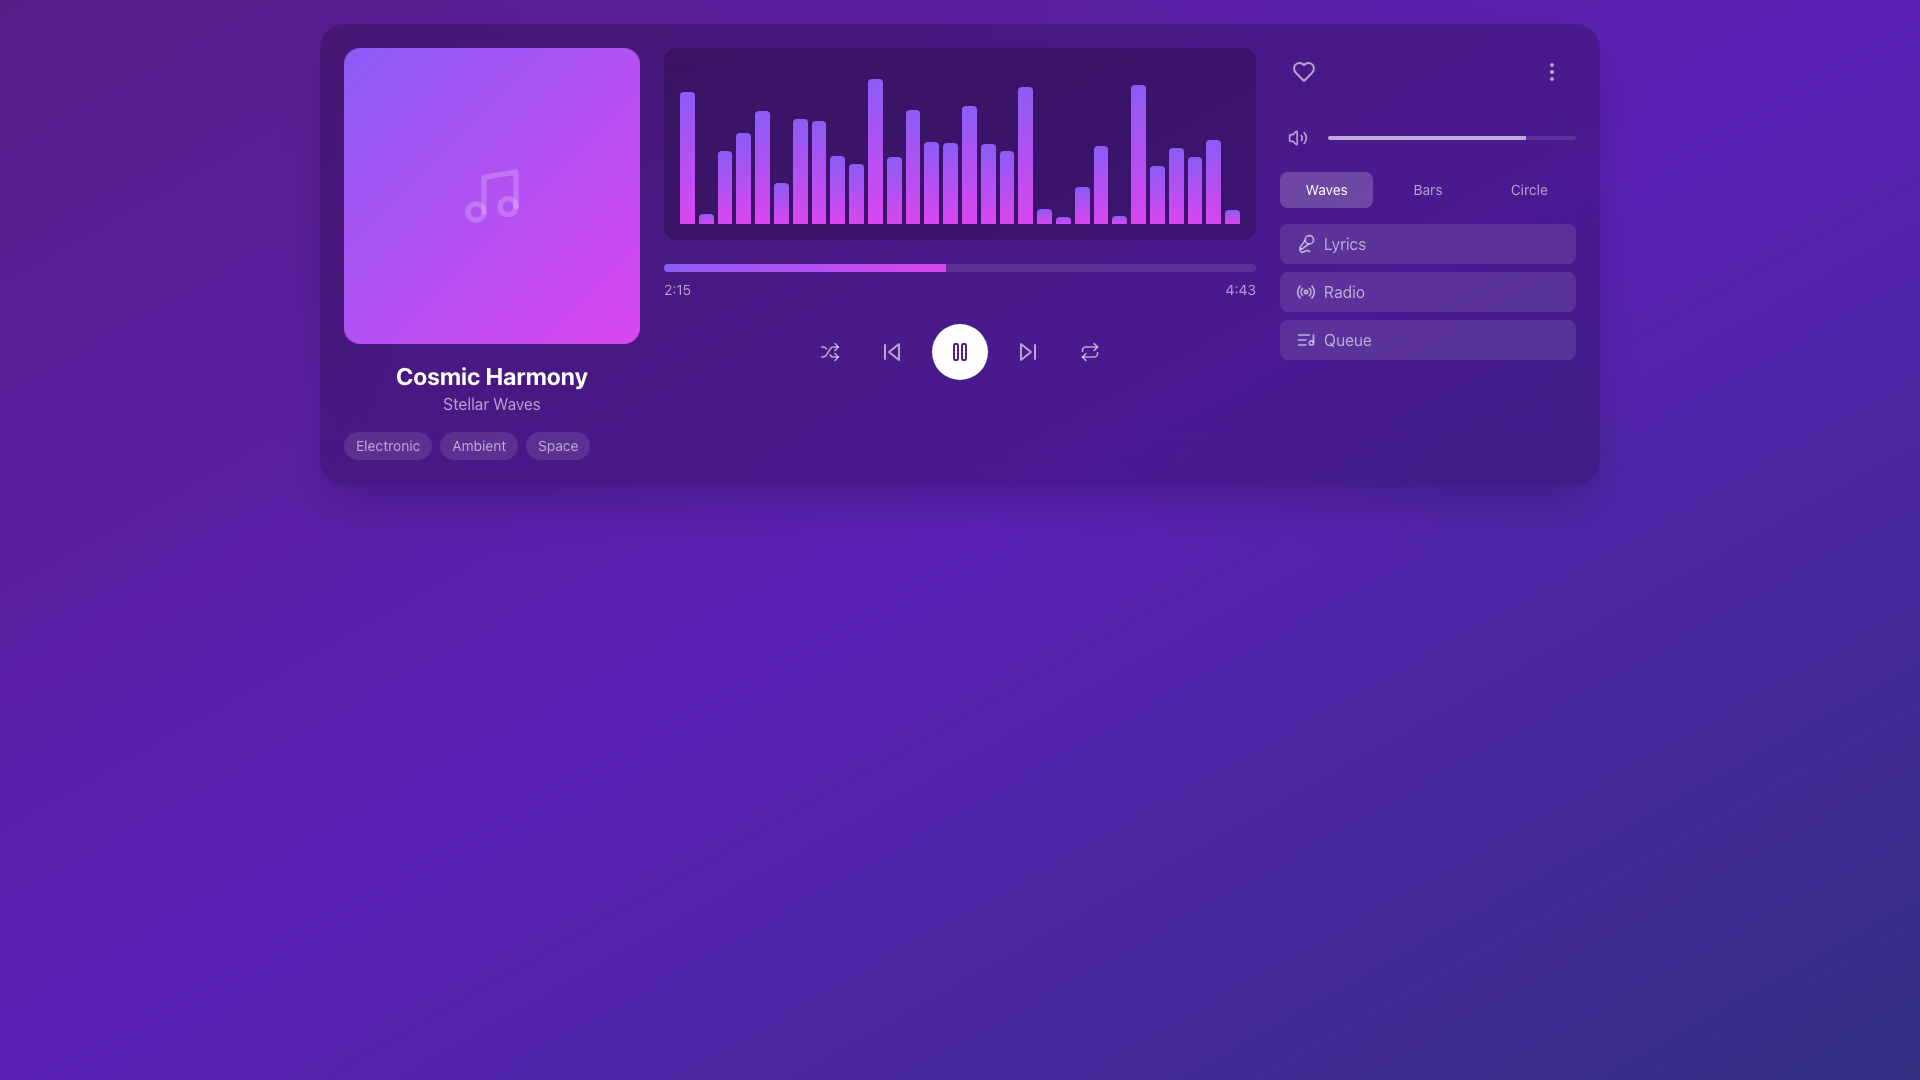 The width and height of the screenshot is (1920, 1080). I want to click on the eleventh bar in the graphical music equalizer, which indicates audio amplitude or frequency, so click(893, 190).